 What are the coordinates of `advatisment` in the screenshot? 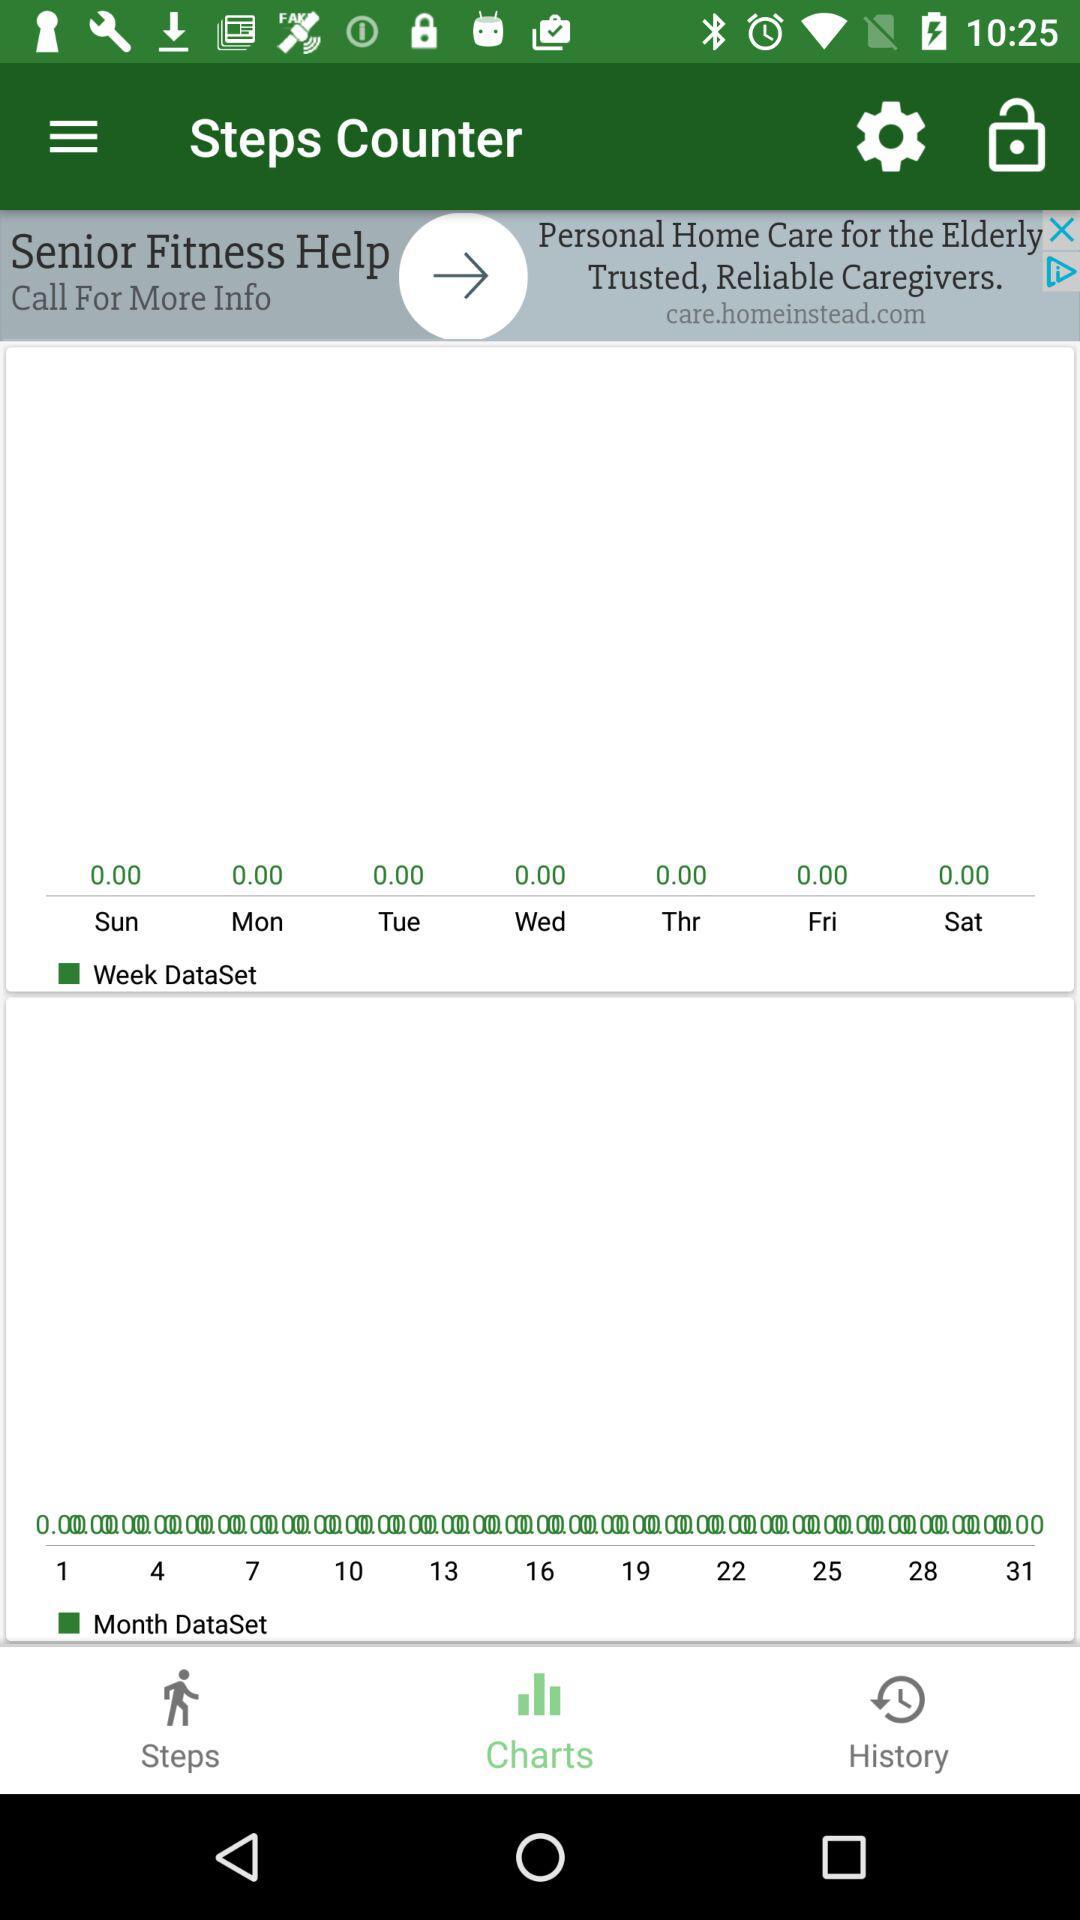 It's located at (540, 274).